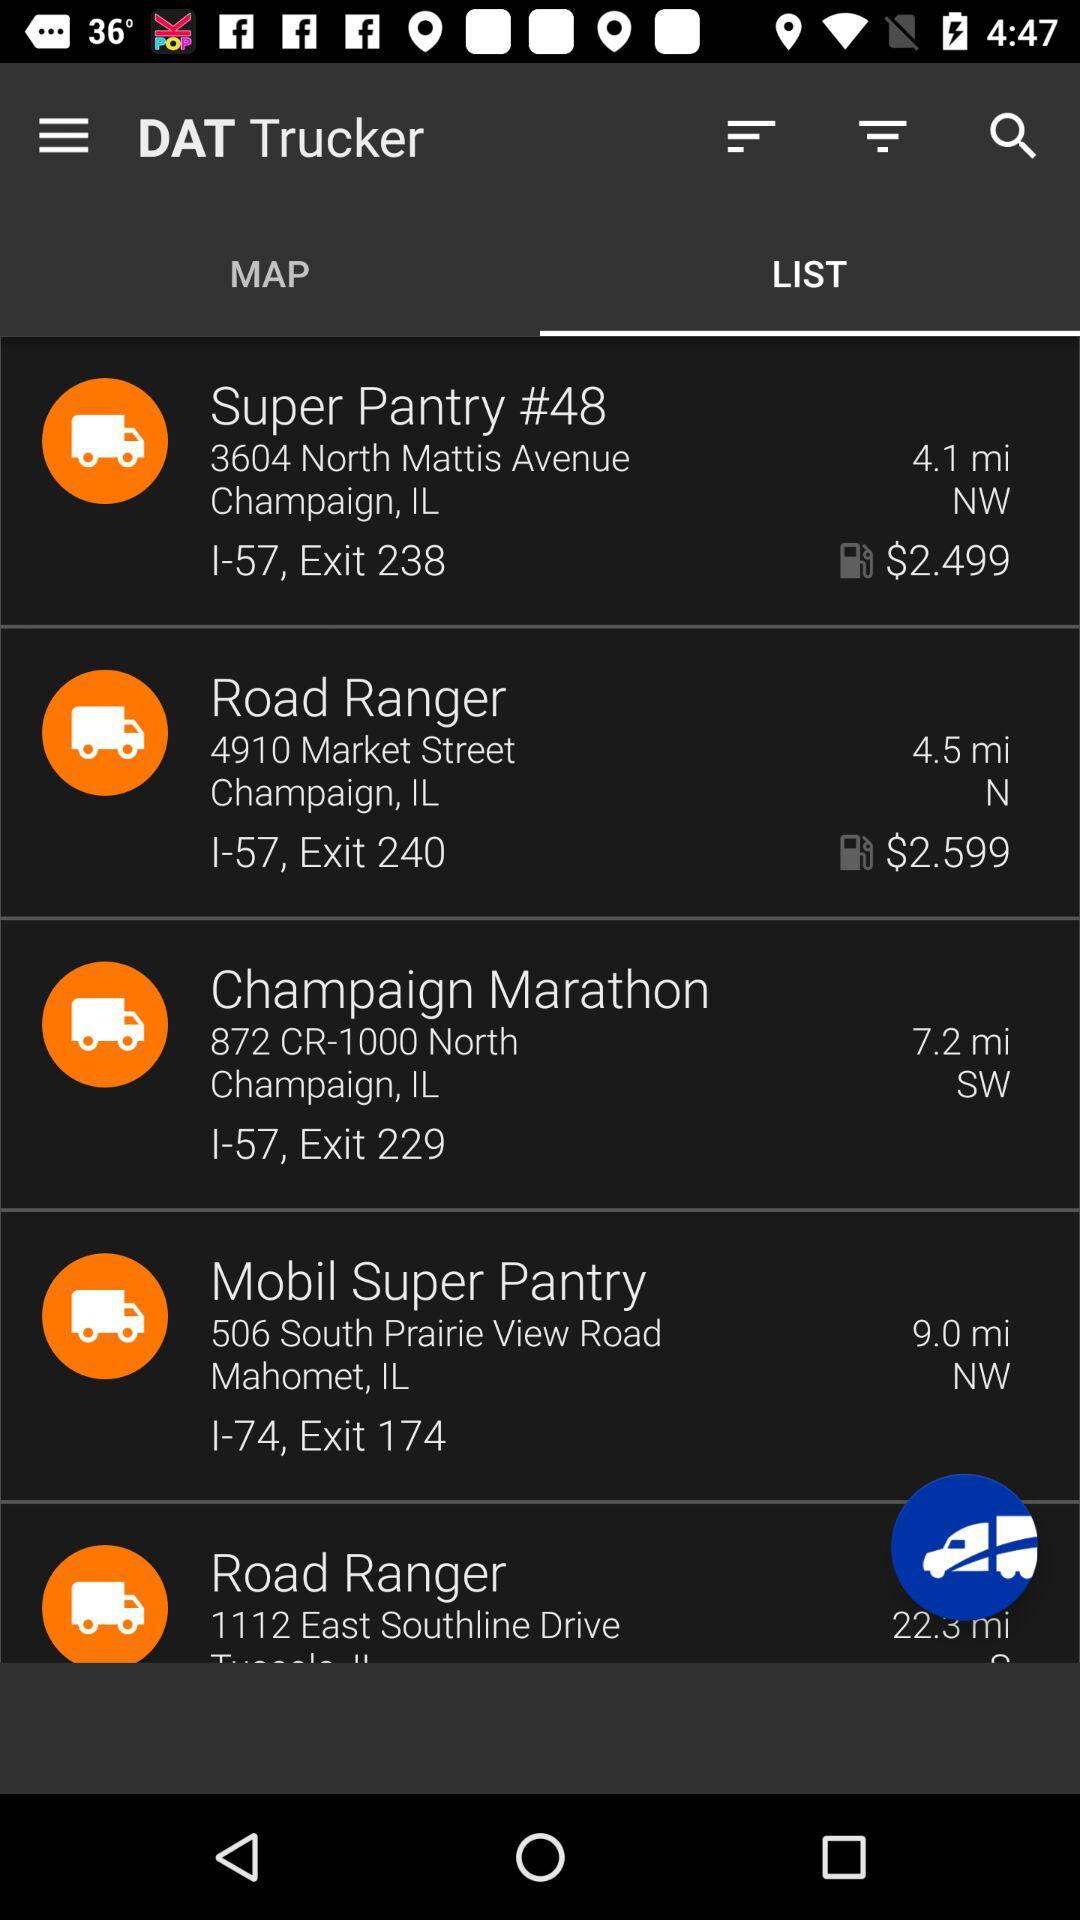 This screenshot has height=1920, width=1080. What do you see at coordinates (460, 989) in the screenshot?
I see `champaign marathon` at bounding box center [460, 989].